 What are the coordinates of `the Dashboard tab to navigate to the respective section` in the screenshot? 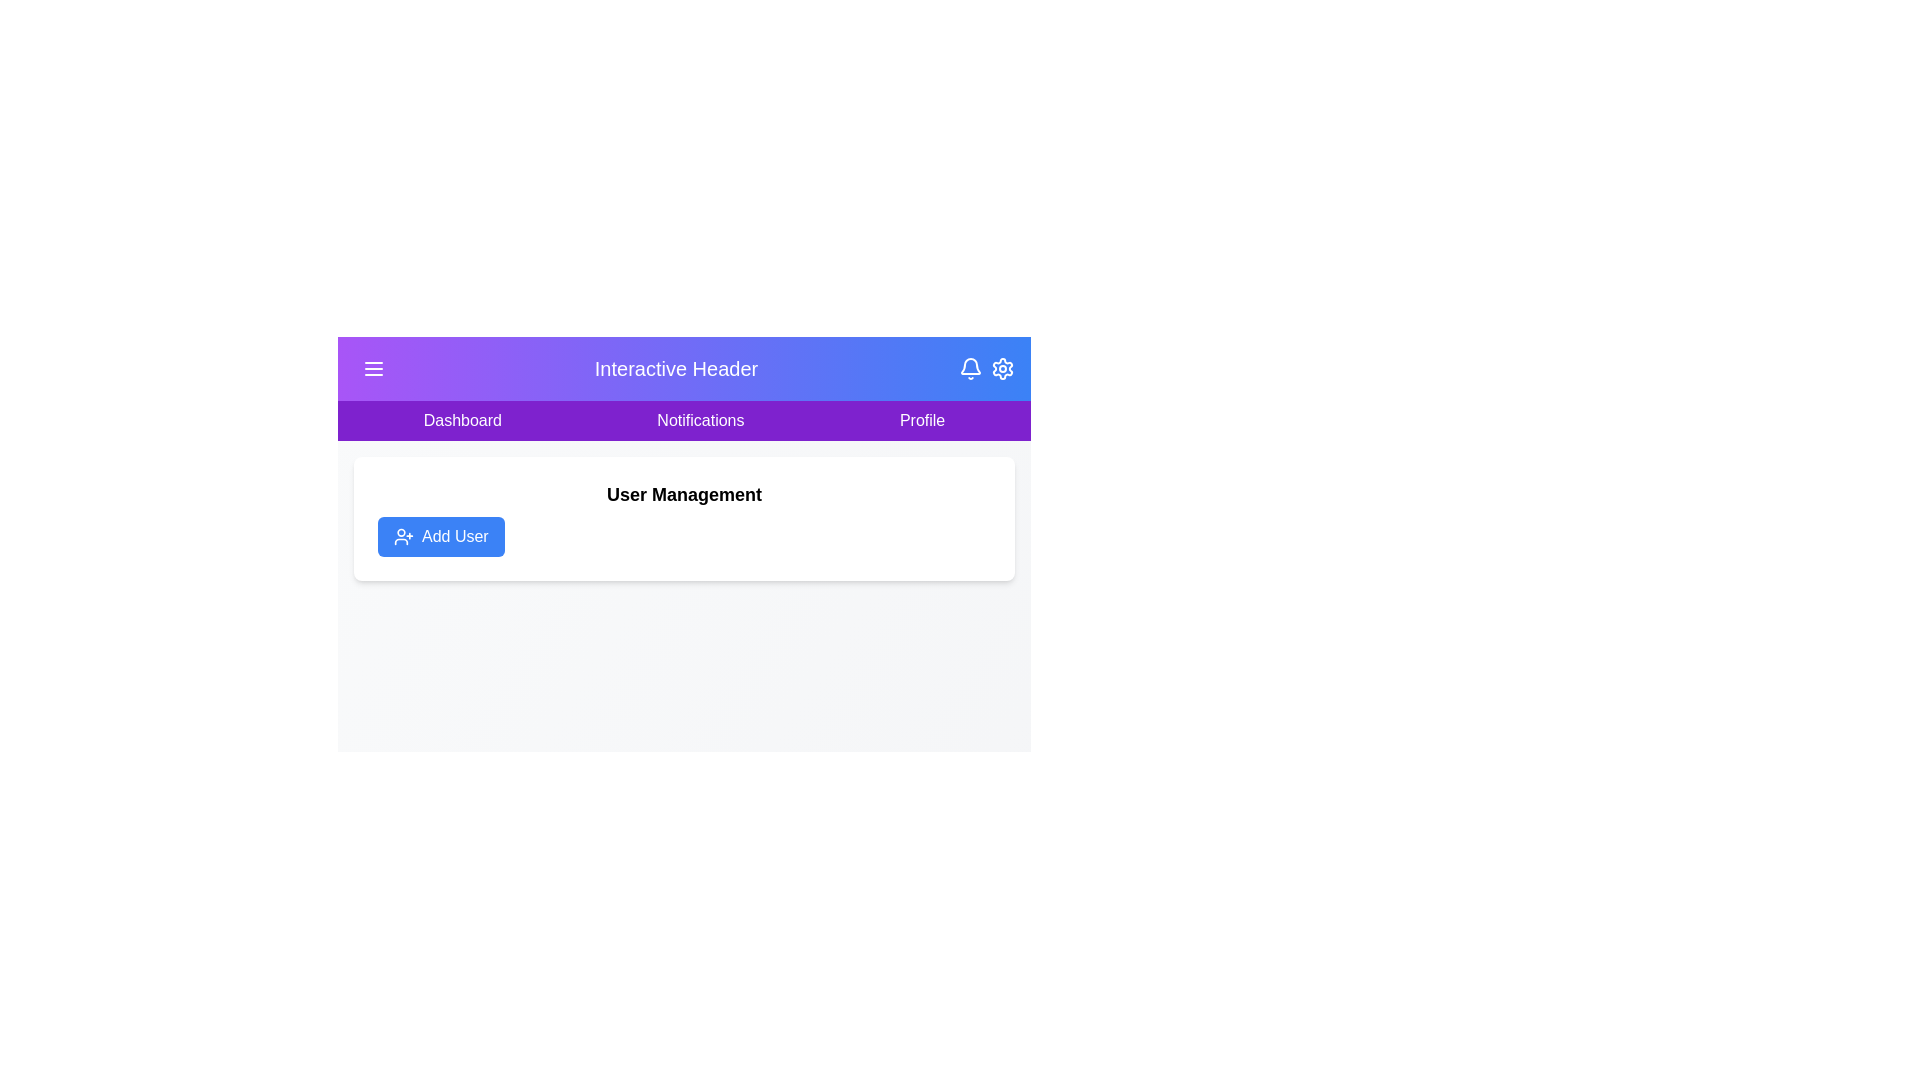 It's located at (460, 419).